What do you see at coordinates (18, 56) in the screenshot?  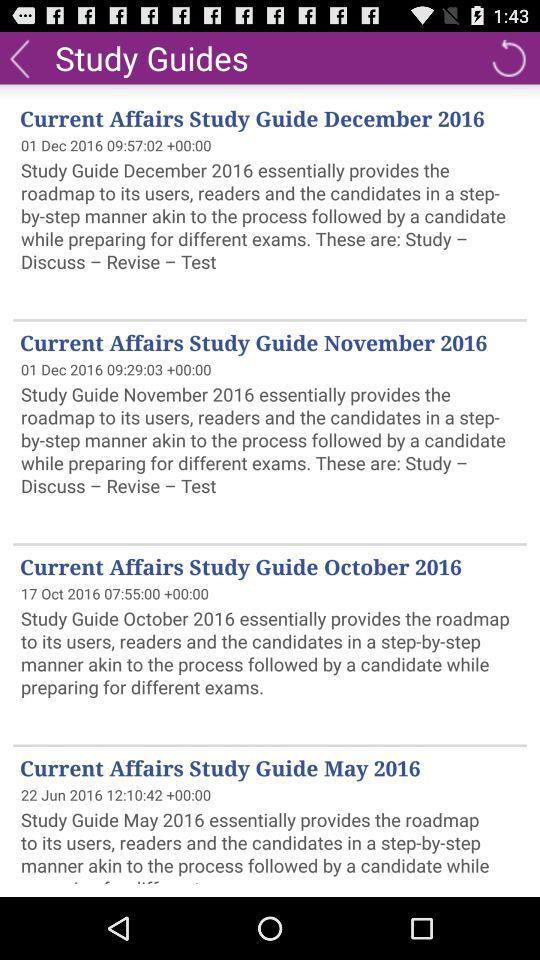 I see `the app next to the study guides app` at bounding box center [18, 56].